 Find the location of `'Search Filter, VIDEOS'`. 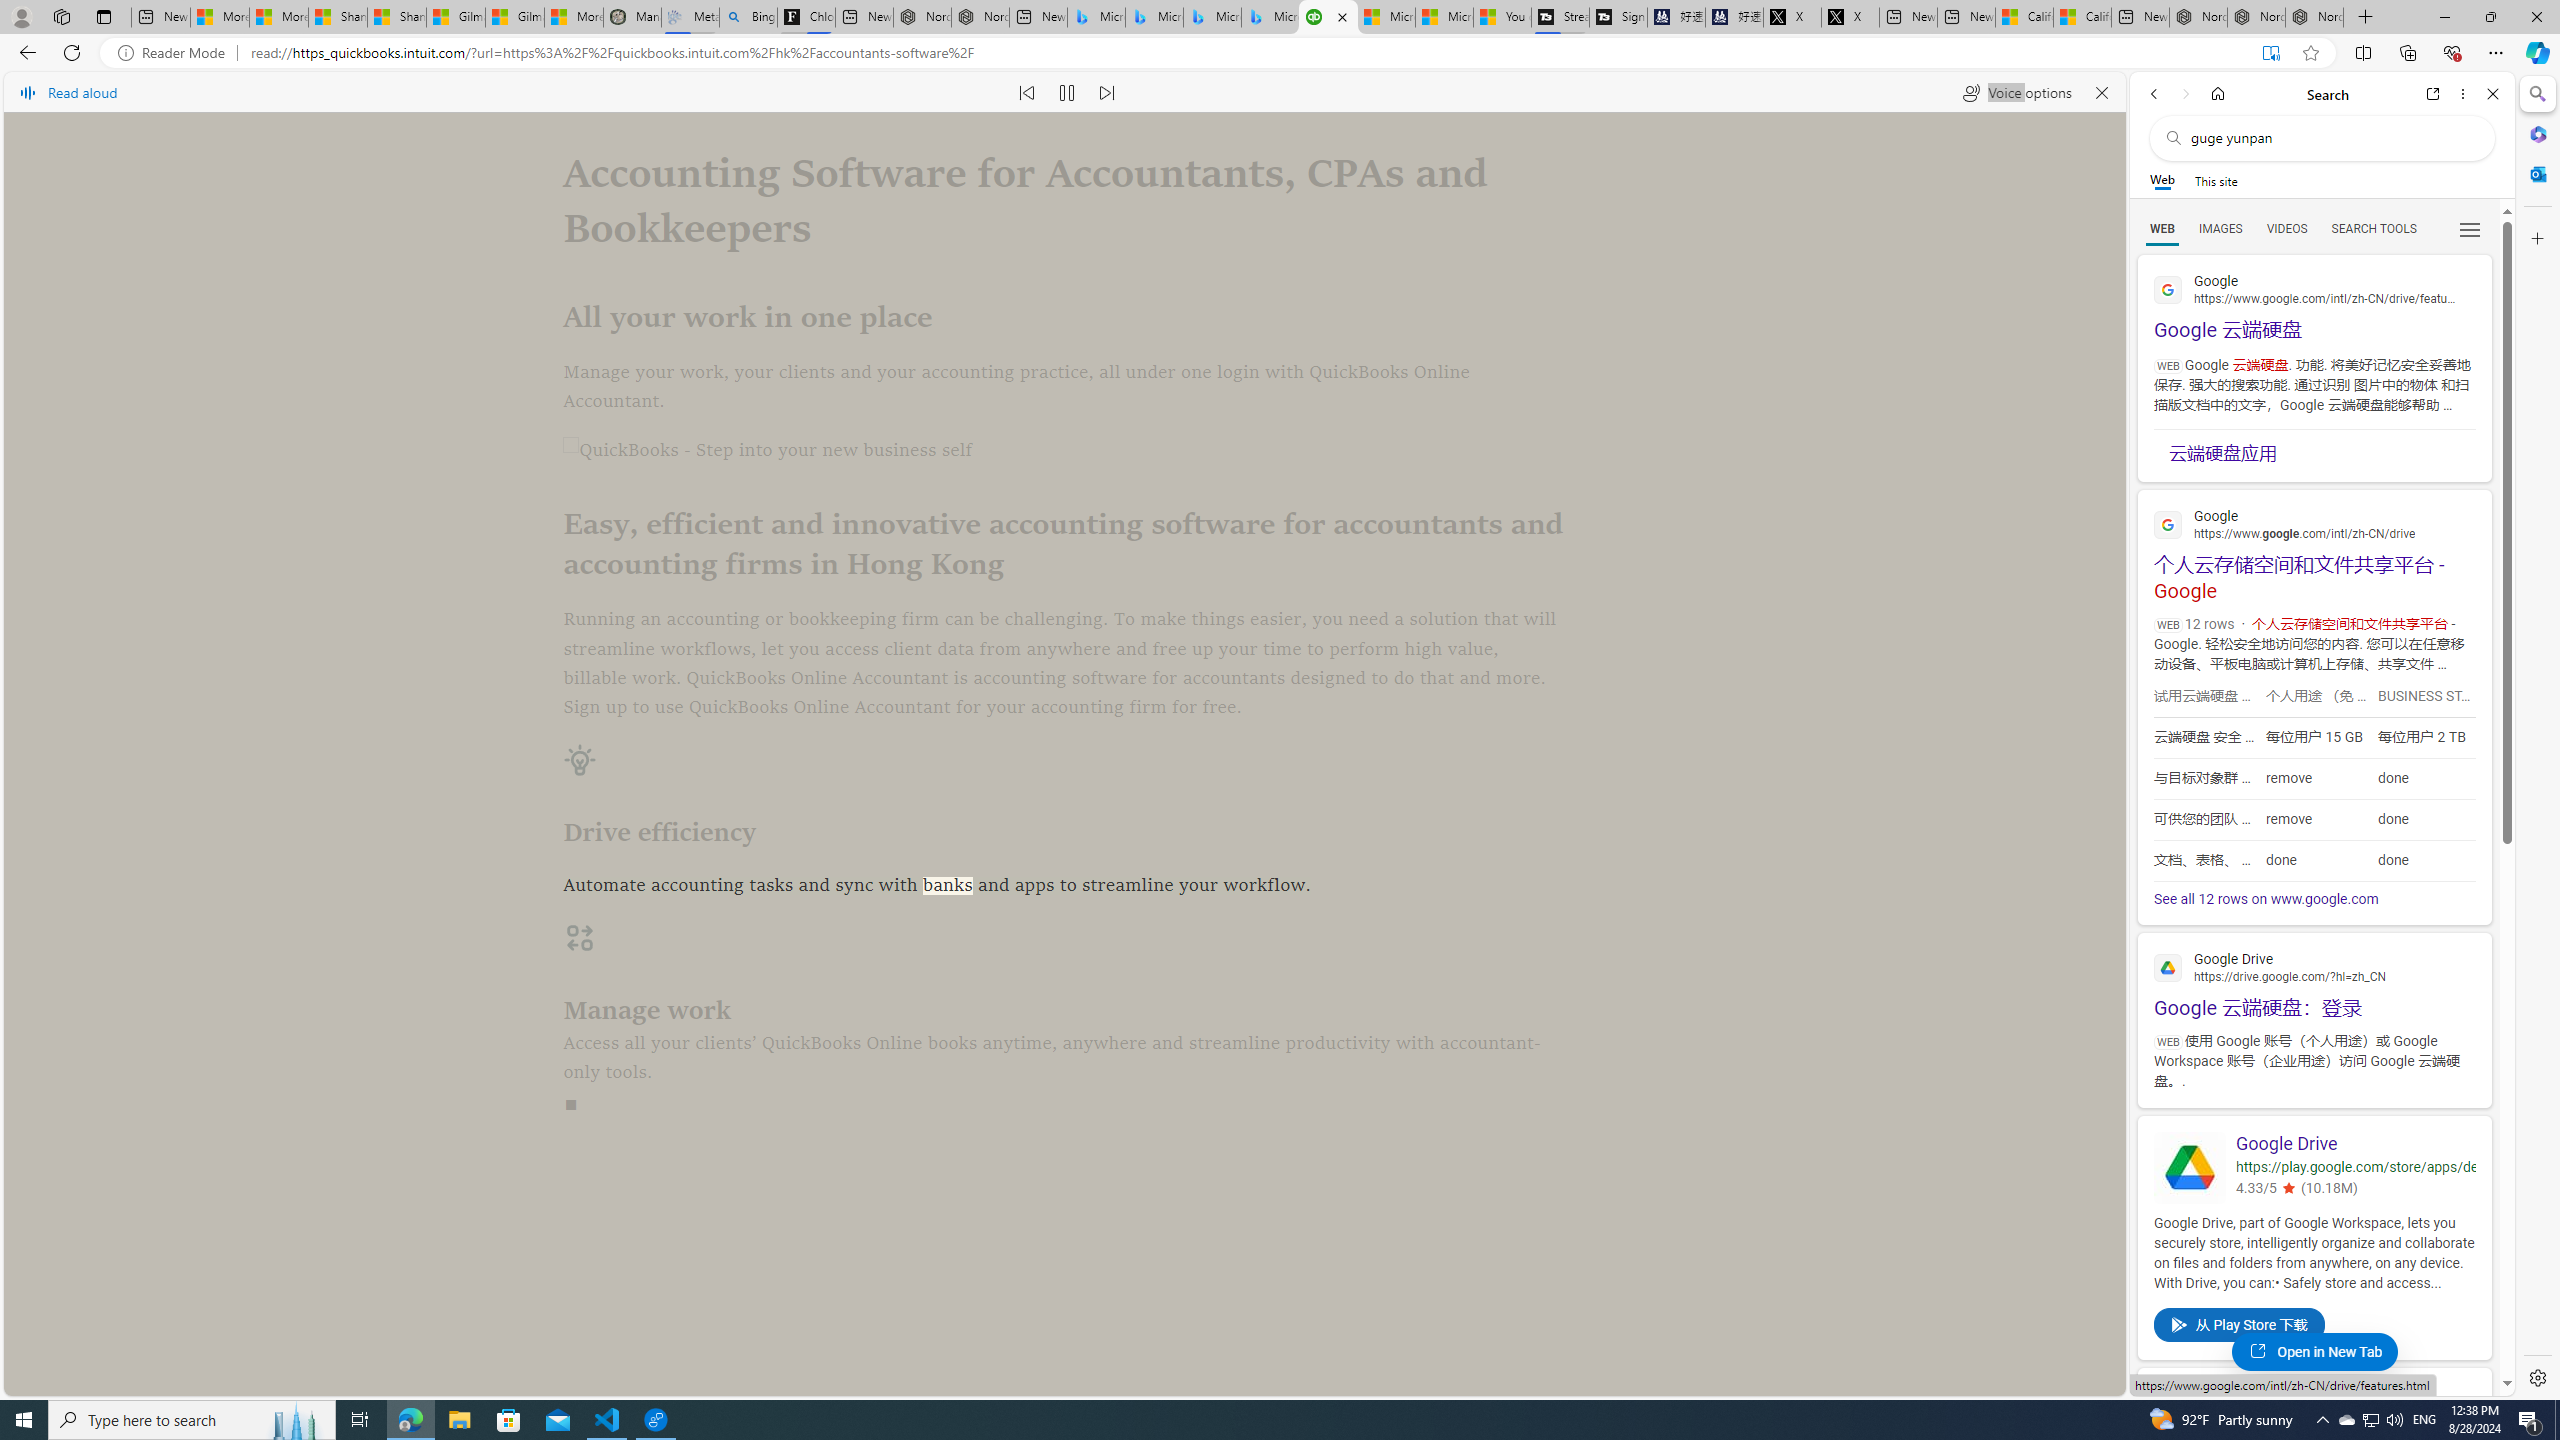

'Search Filter, VIDEOS' is located at coordinates (2286, 227).